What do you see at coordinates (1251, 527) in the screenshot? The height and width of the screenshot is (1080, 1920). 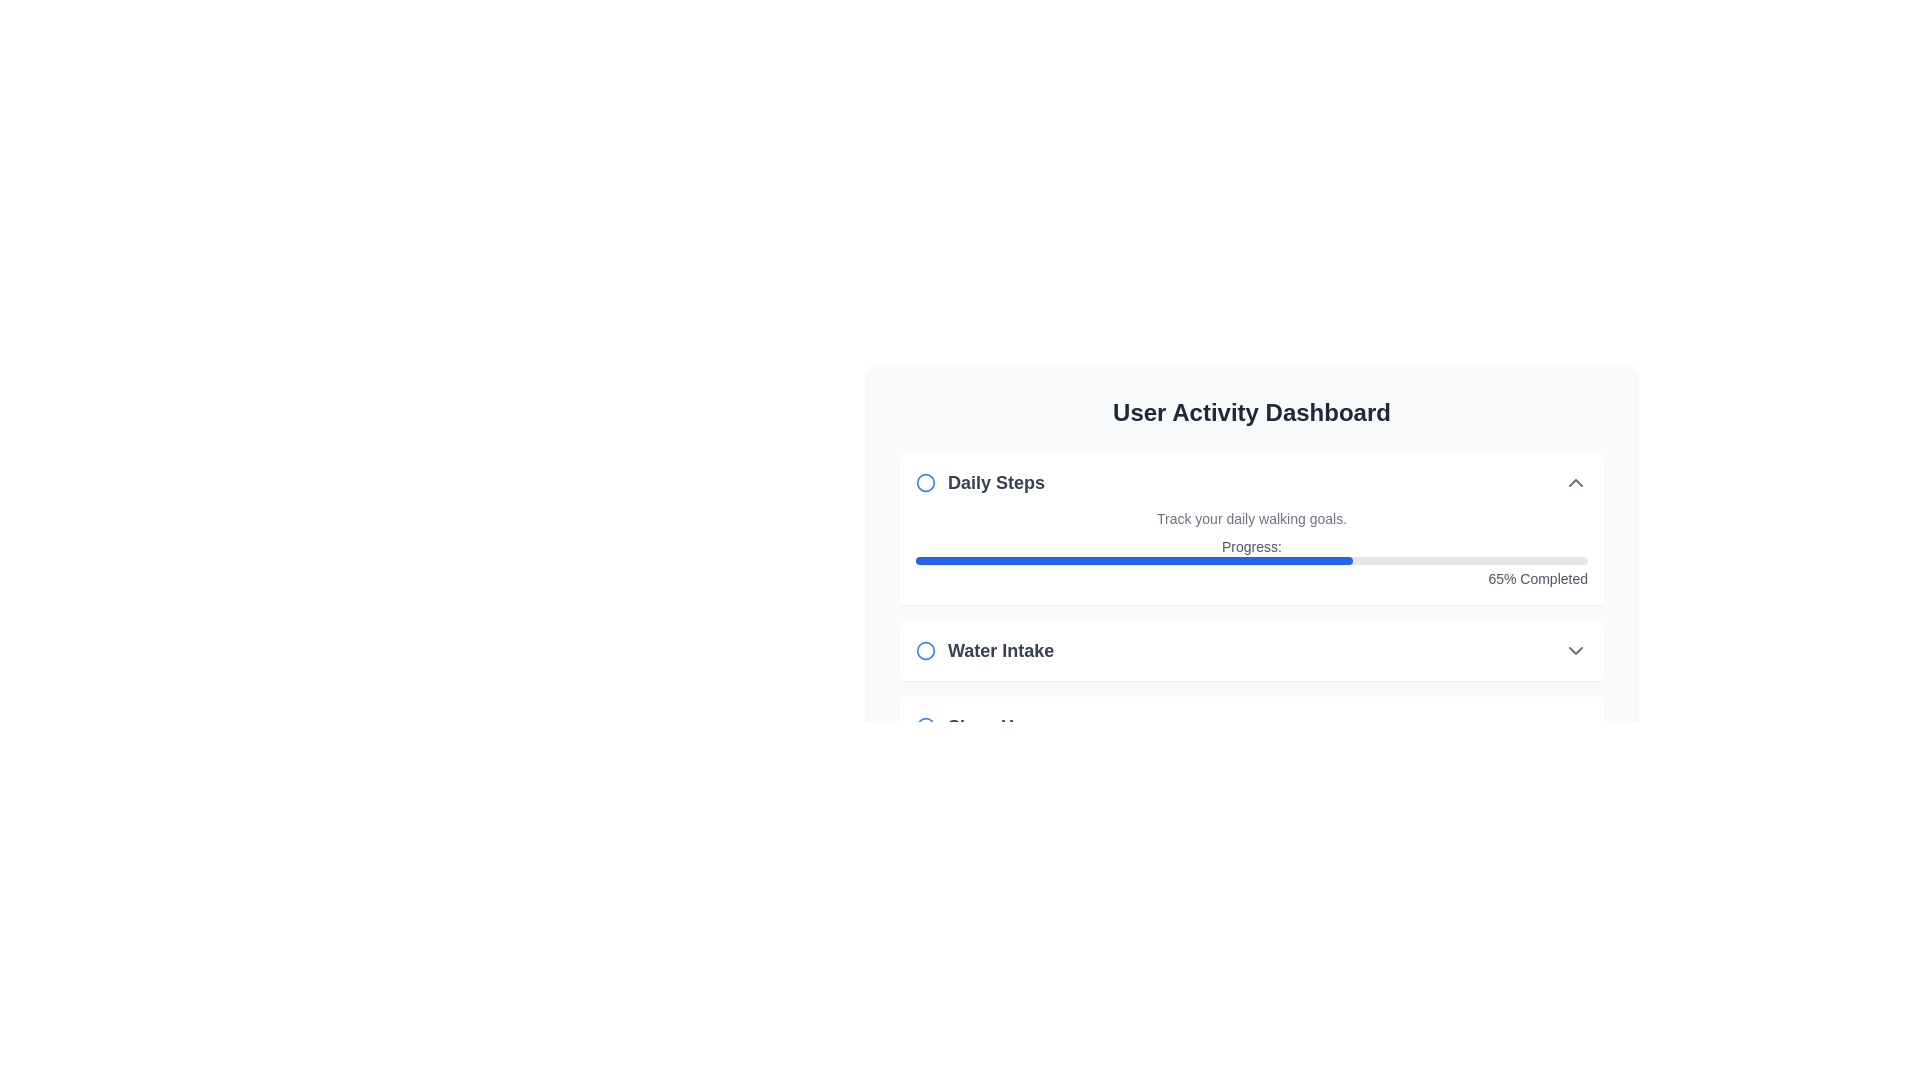 I see `the informational card displaying the user's daily step activity and progress bar, which is the first card in the 'User Activity Dashboard' section` at bounding box center [1251, 527].